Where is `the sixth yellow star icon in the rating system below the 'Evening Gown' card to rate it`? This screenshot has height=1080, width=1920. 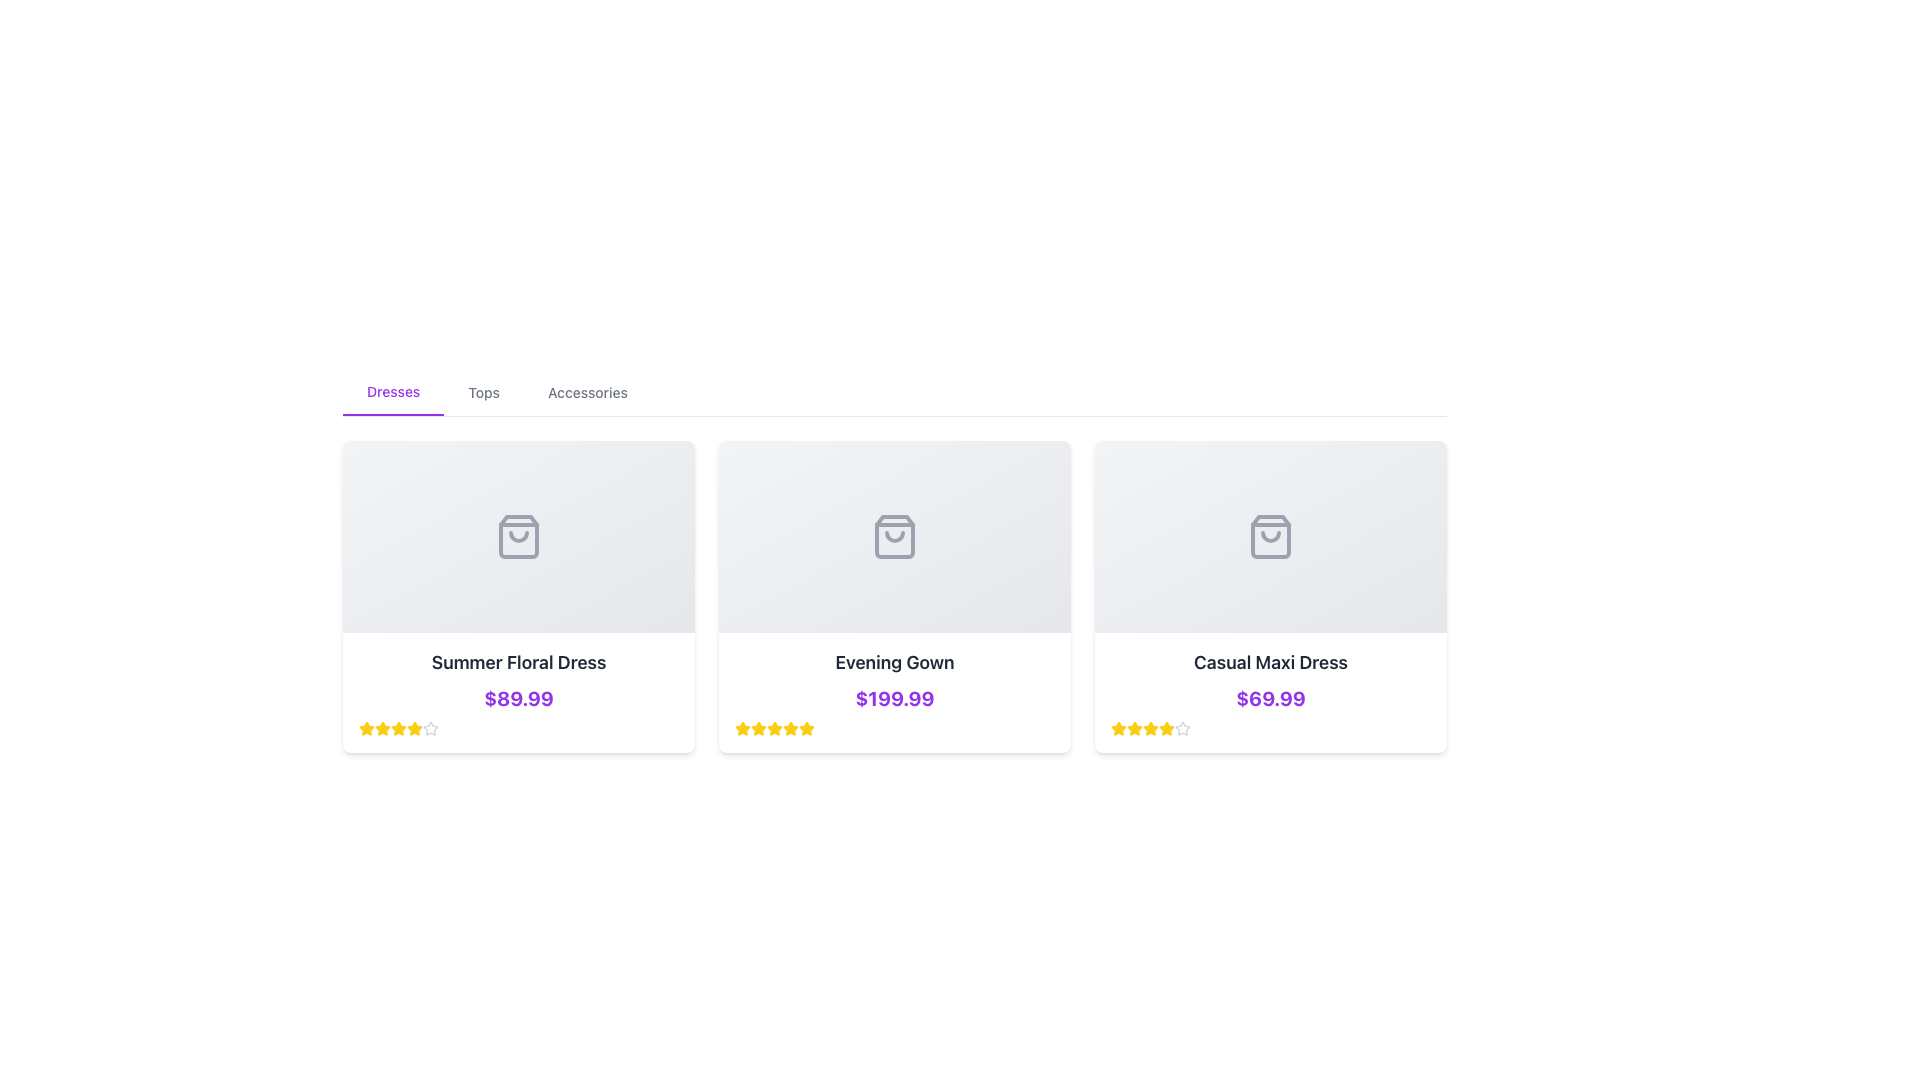 the sixth yellow star icon in the rating system below the 'Evening Gown' card to rate it is located at coordinates (790, 729).